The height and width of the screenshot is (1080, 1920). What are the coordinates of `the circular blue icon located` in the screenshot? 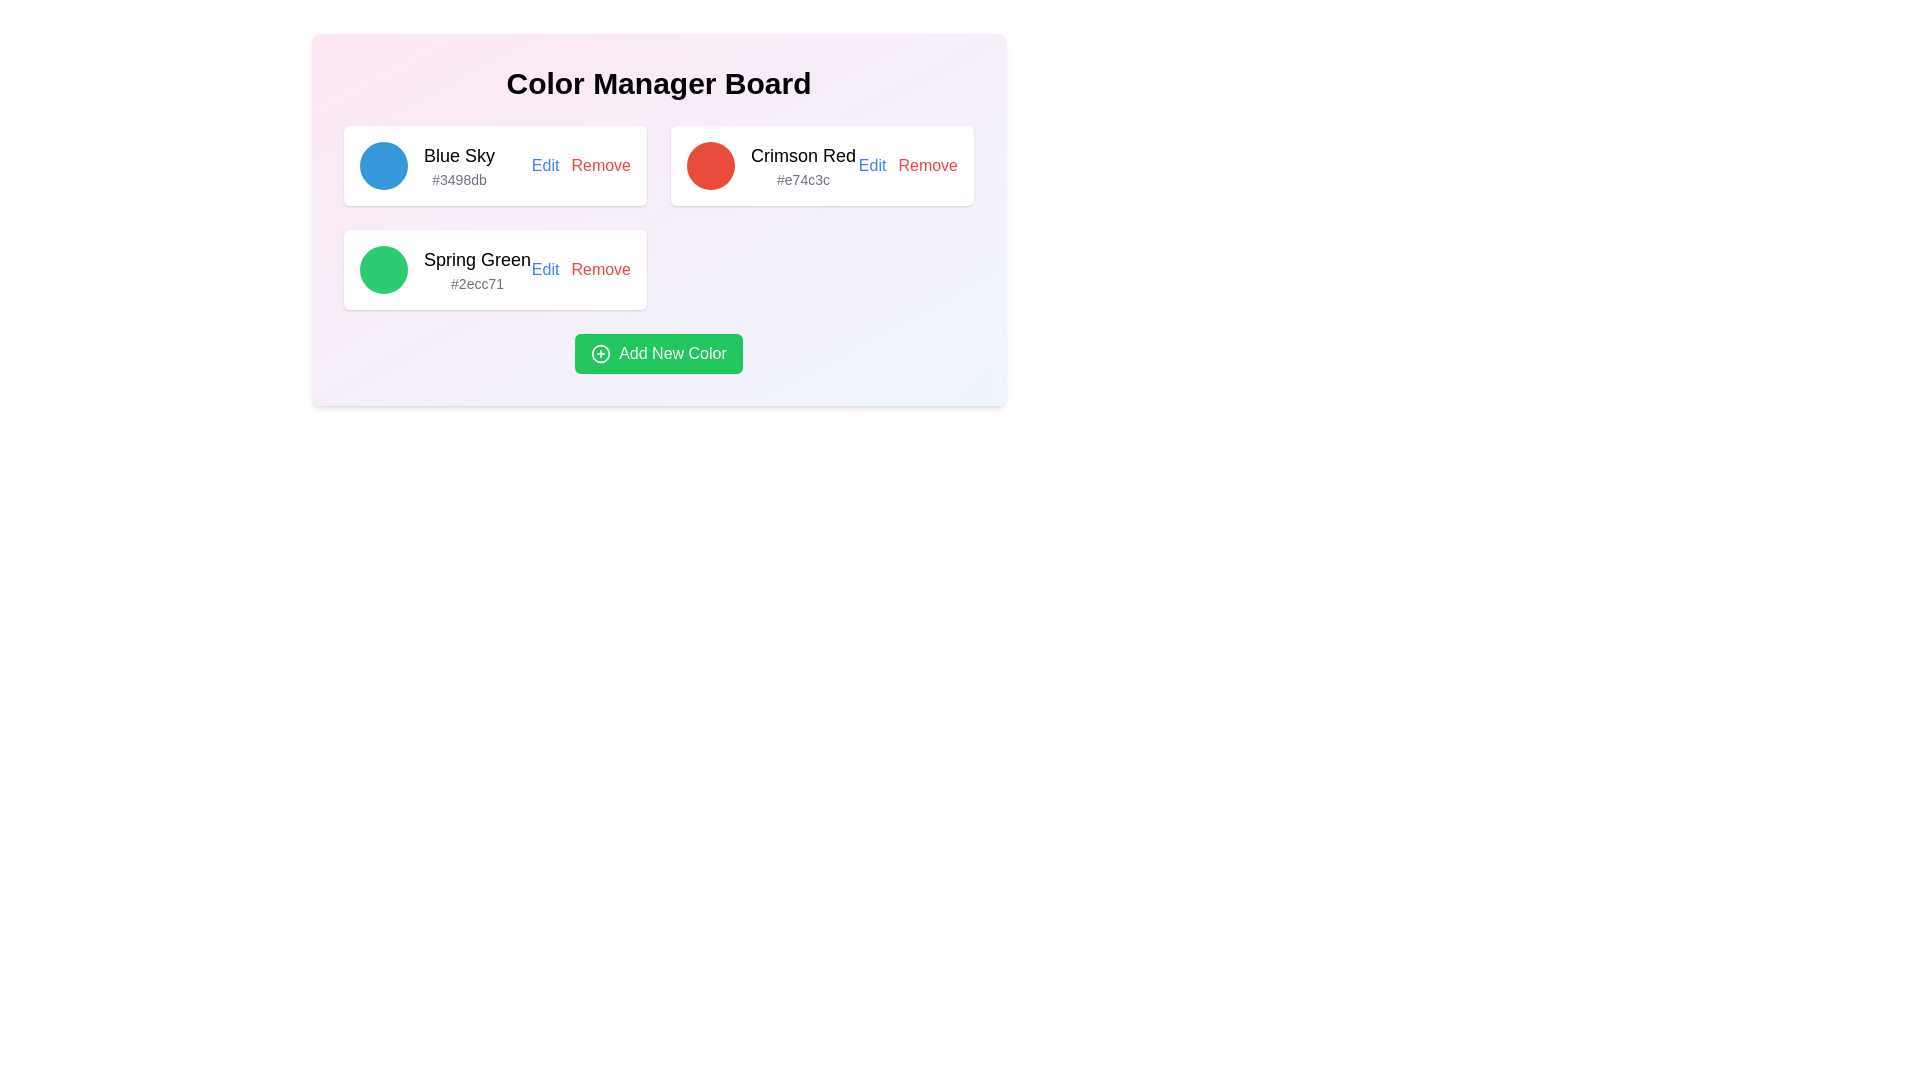 It's located at (384, 164).